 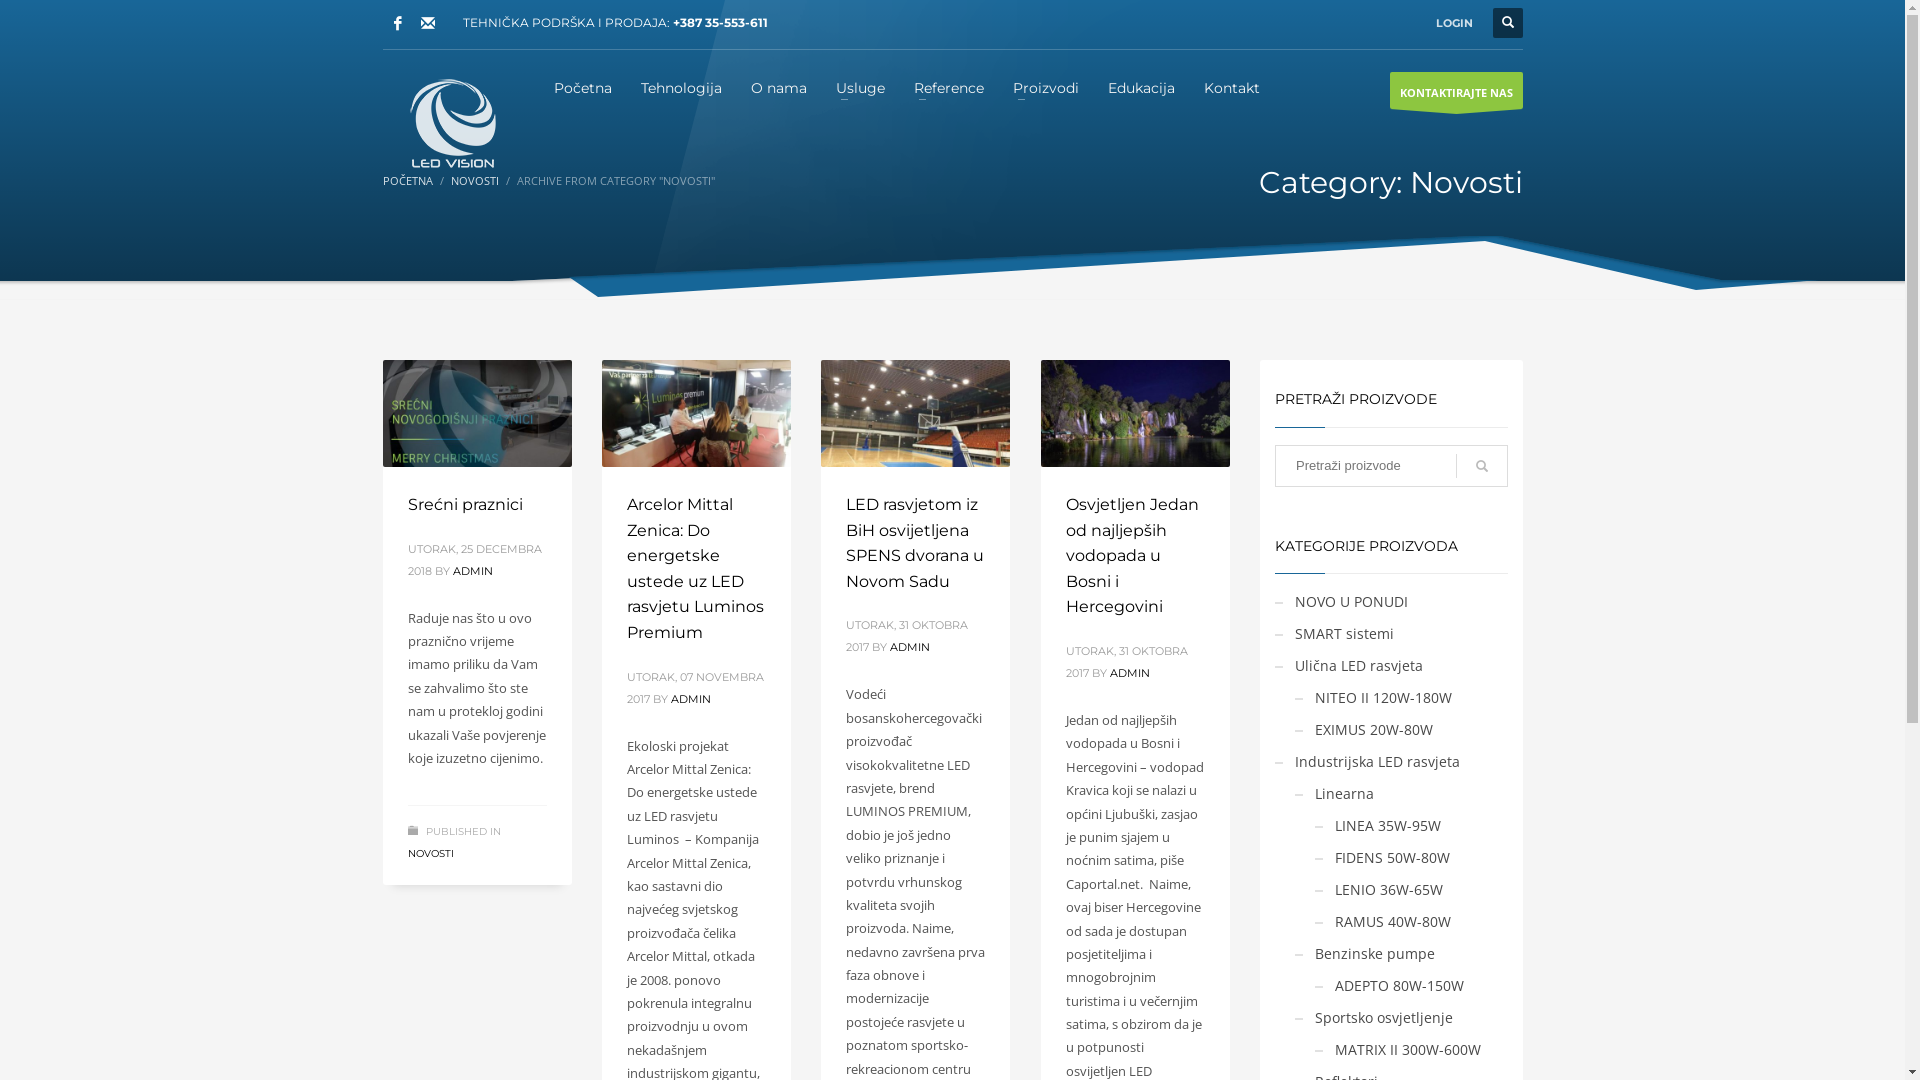 I want to click on 'Email', so click(x=426, y=23).